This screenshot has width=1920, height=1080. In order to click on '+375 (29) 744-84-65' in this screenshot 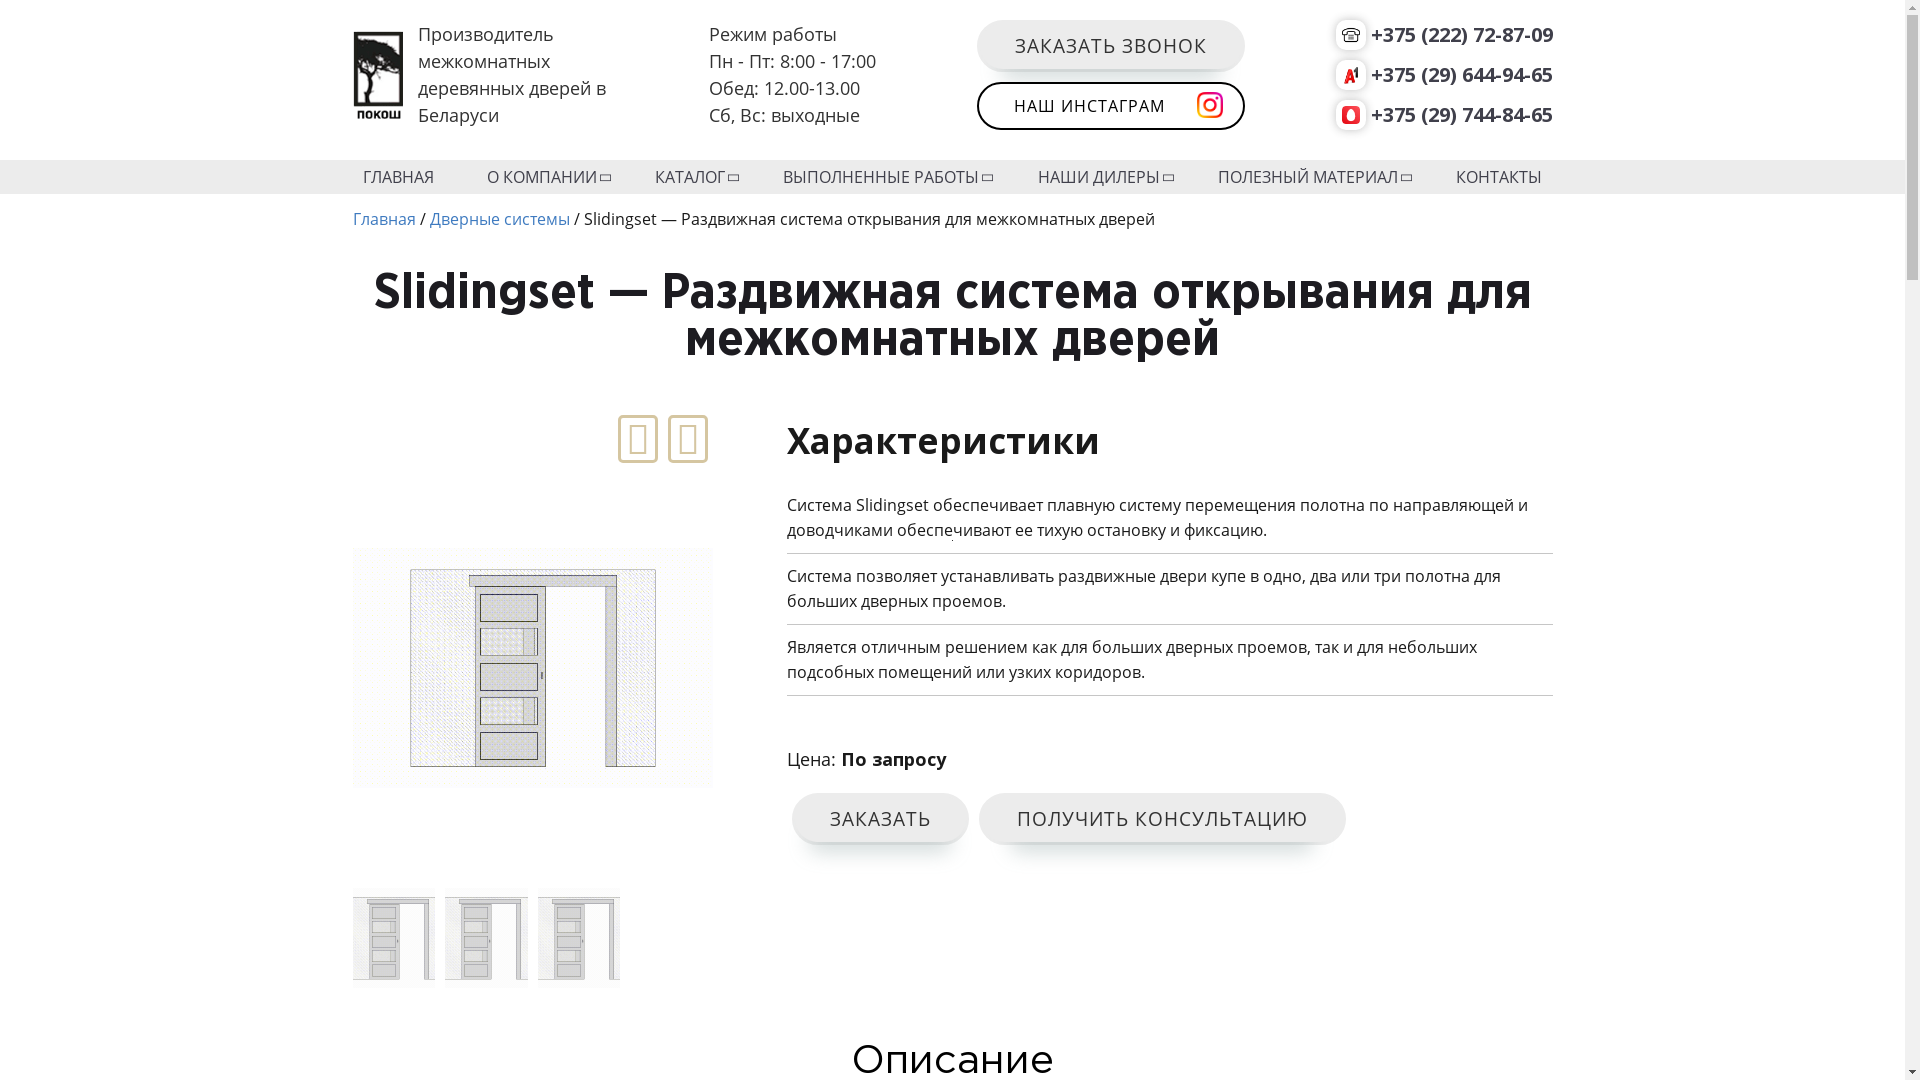, I will do `click(1444, 115)`.